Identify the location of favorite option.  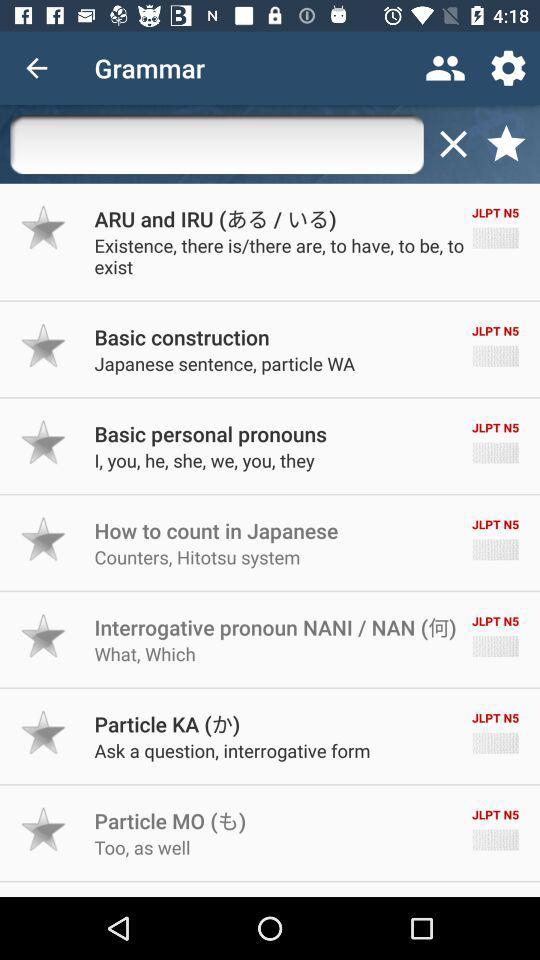
(44, 442).